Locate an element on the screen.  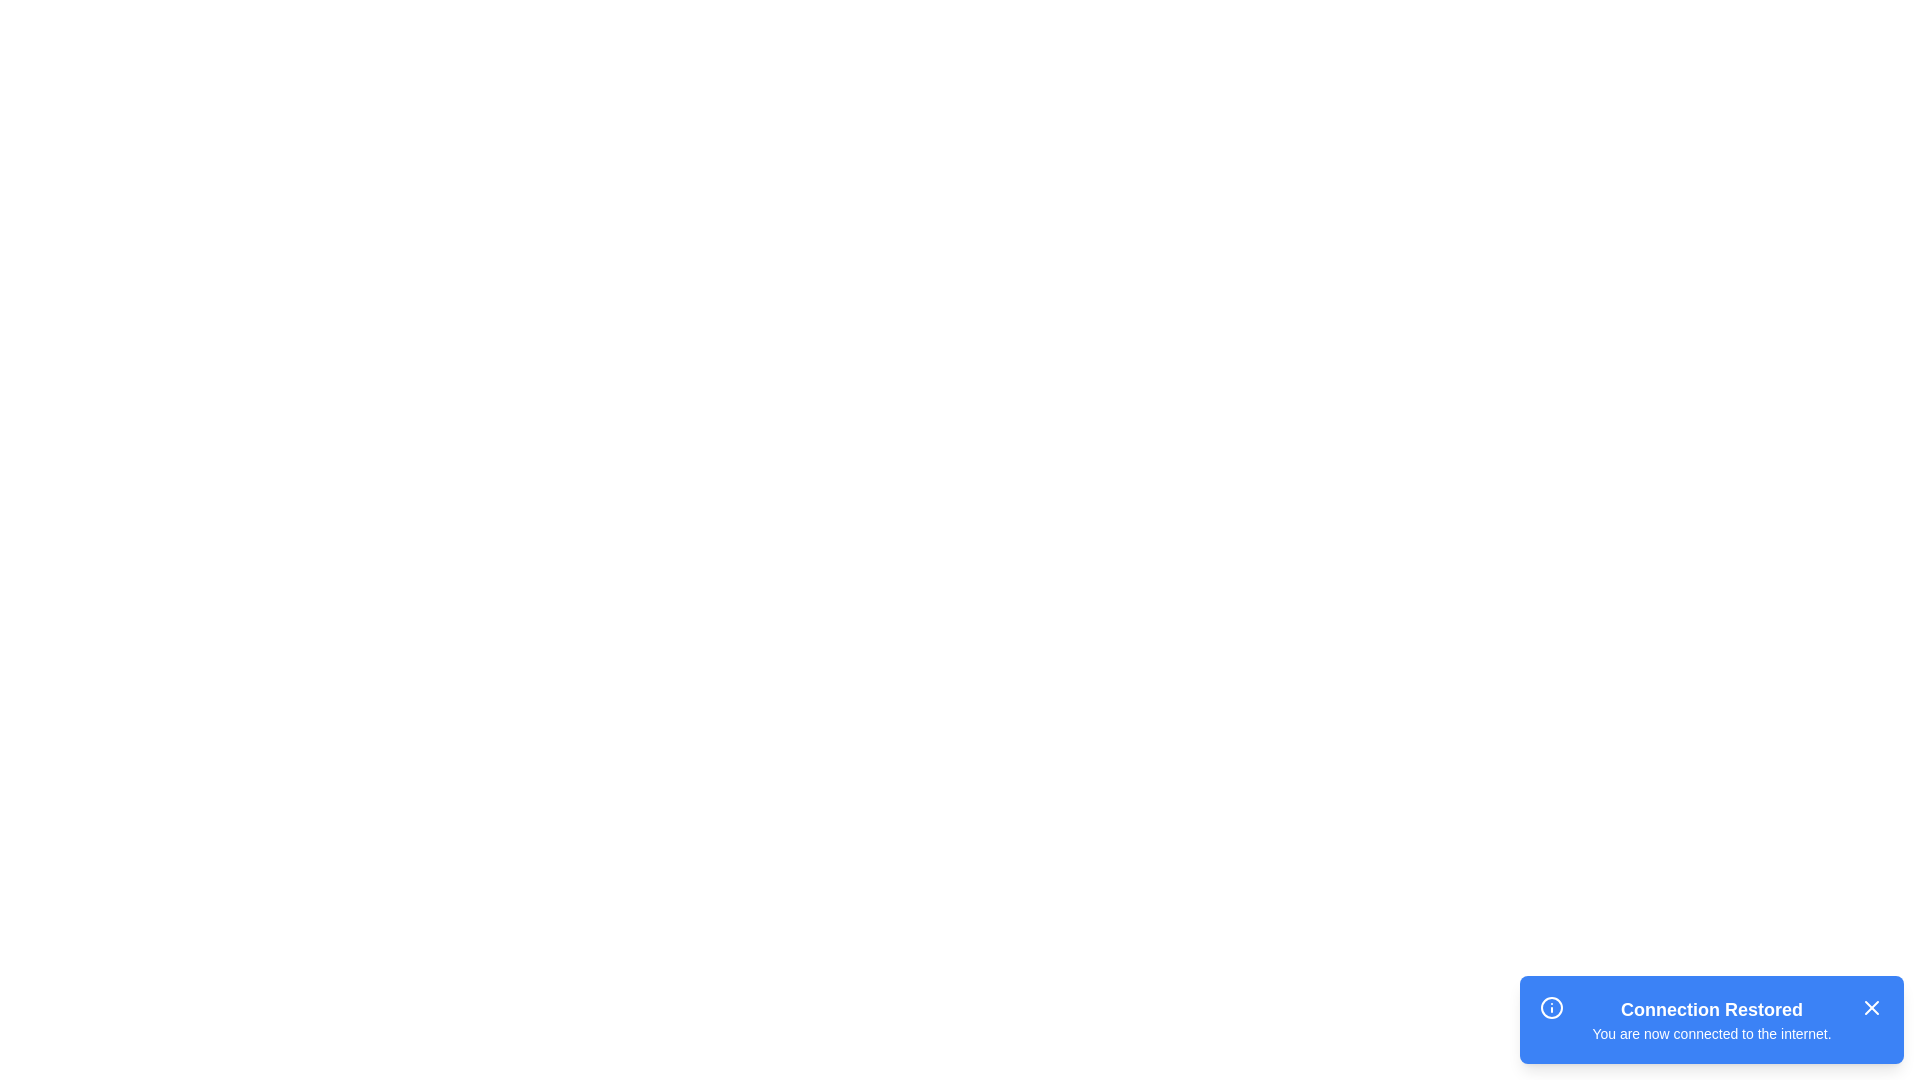
the X icon is located at coordinates (1871, 1007).